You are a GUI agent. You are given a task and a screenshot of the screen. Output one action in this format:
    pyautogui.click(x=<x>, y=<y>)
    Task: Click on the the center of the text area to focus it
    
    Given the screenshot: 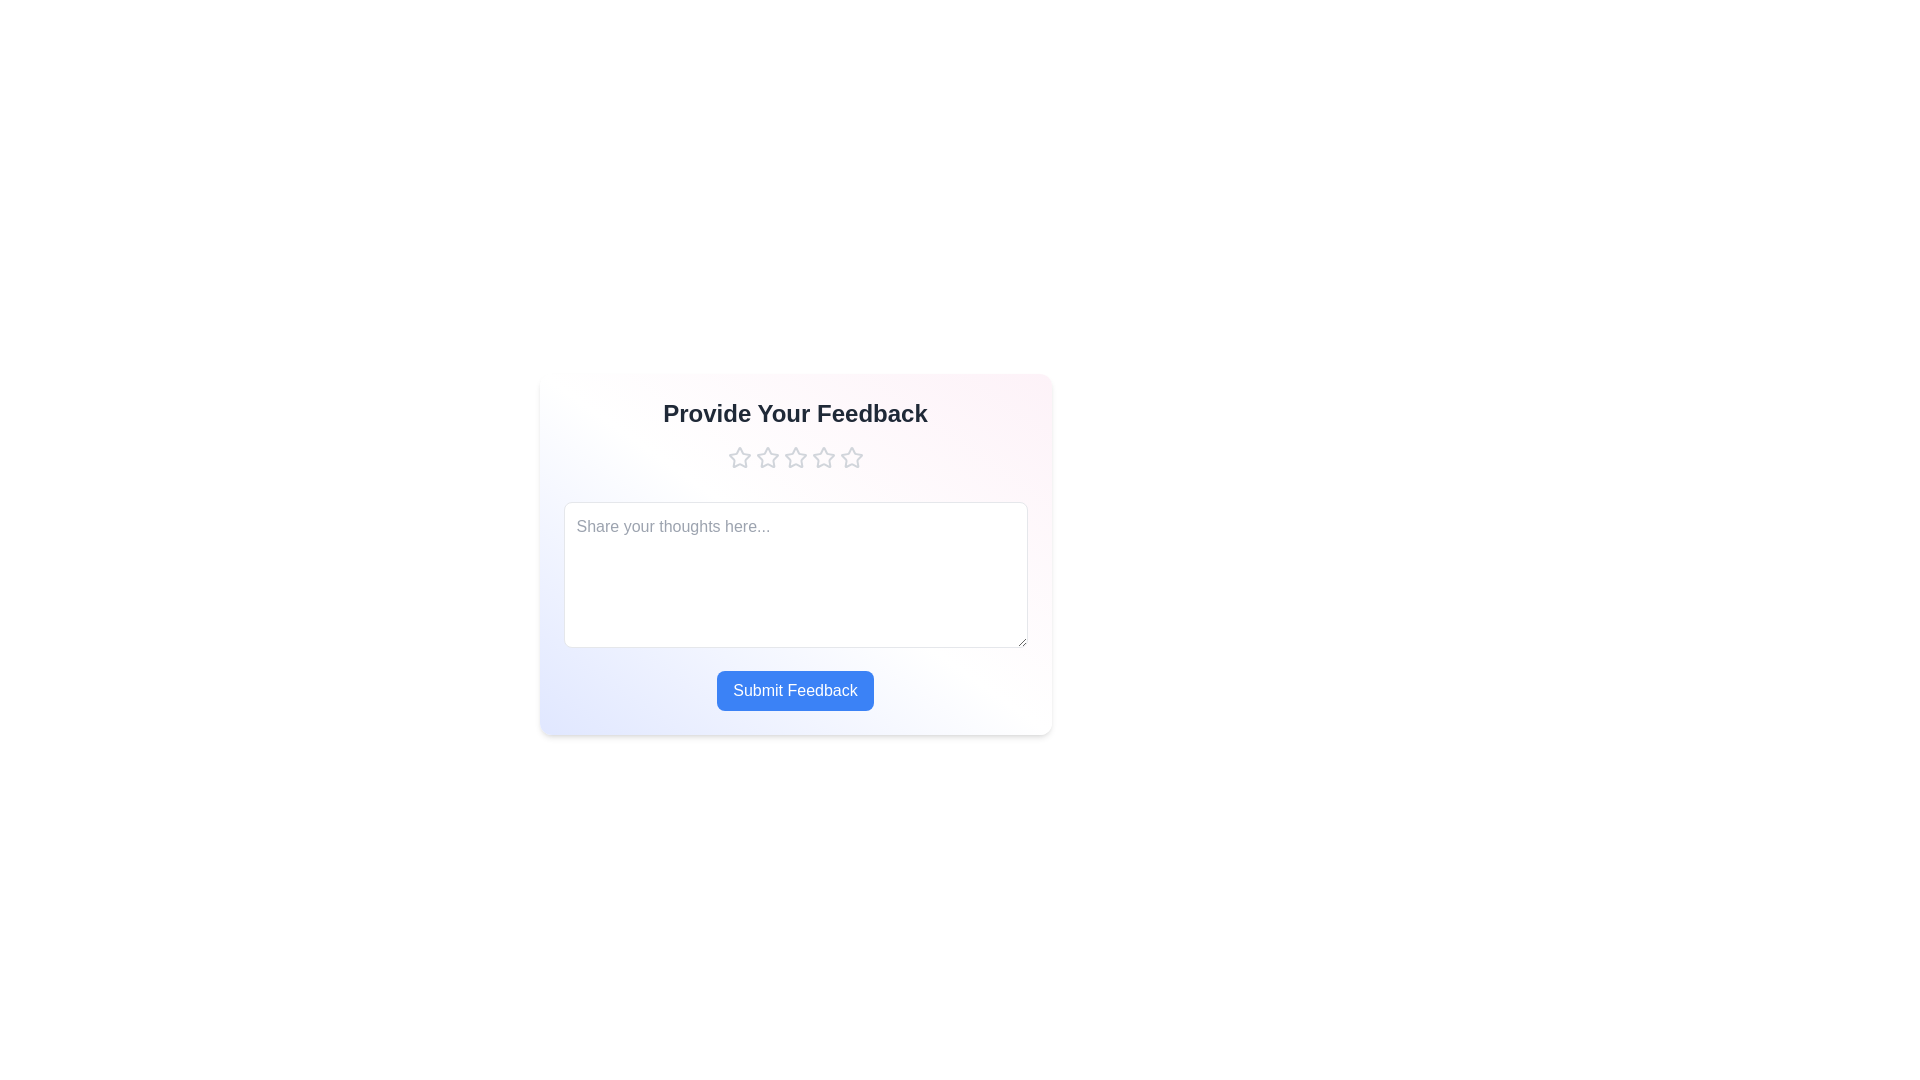 What is the action you would take?
    pyautogui.click(x=794, y=574)
    